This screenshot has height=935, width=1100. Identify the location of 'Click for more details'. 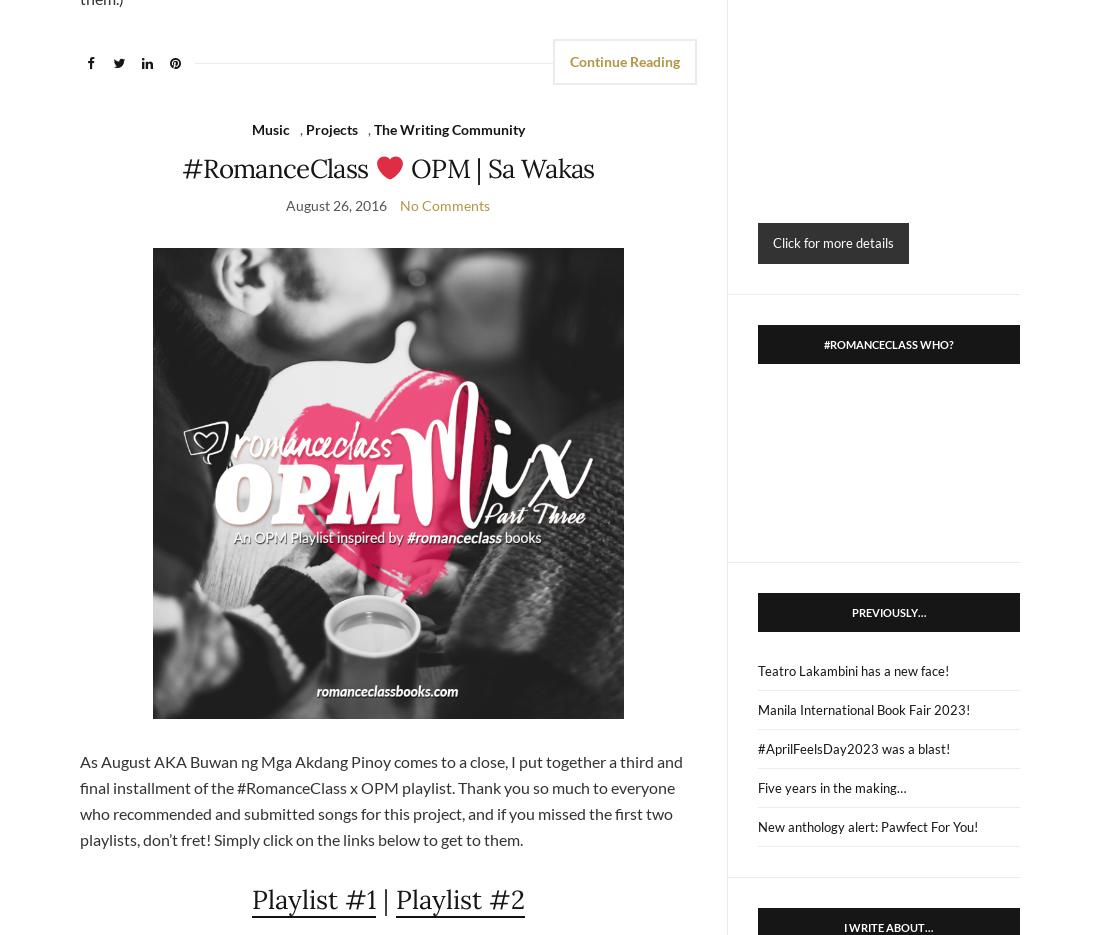
(831, 241).